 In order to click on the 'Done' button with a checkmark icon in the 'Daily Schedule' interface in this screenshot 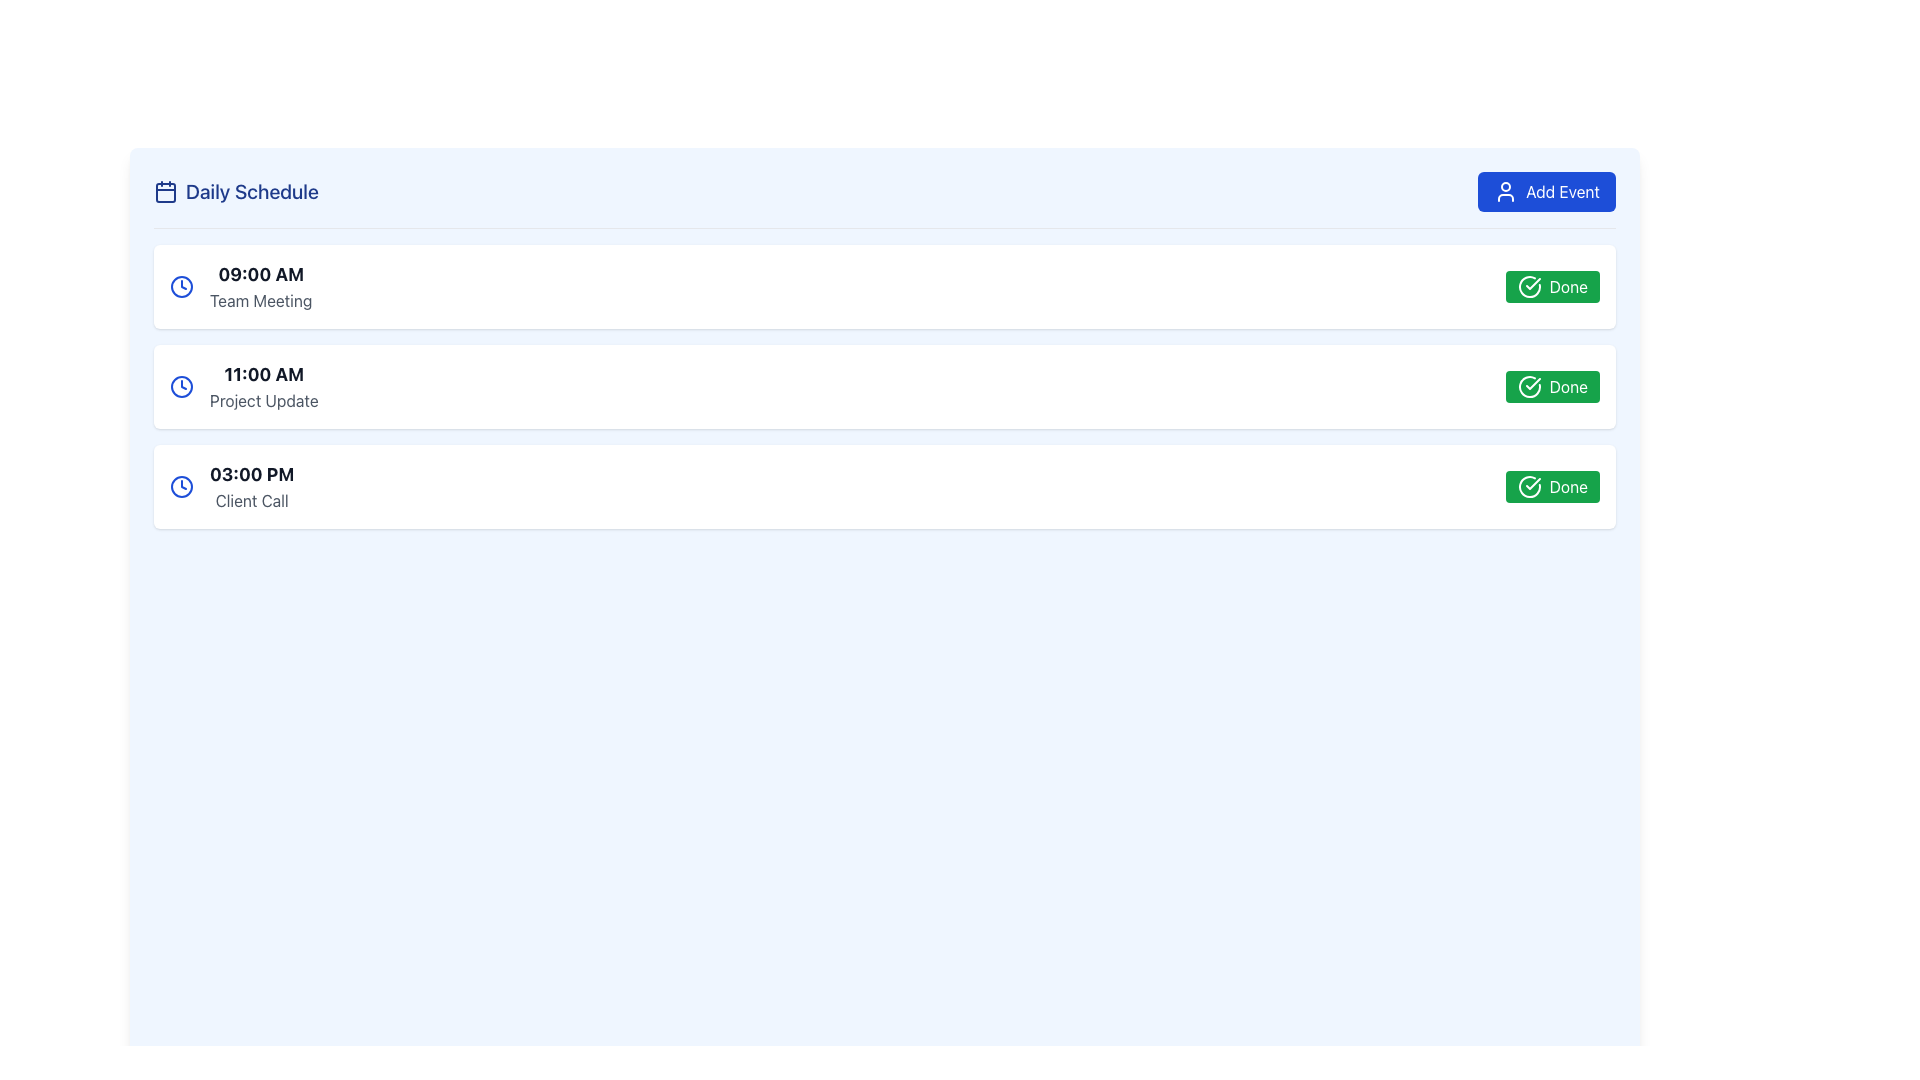, I will do `click(1551, 386)`.